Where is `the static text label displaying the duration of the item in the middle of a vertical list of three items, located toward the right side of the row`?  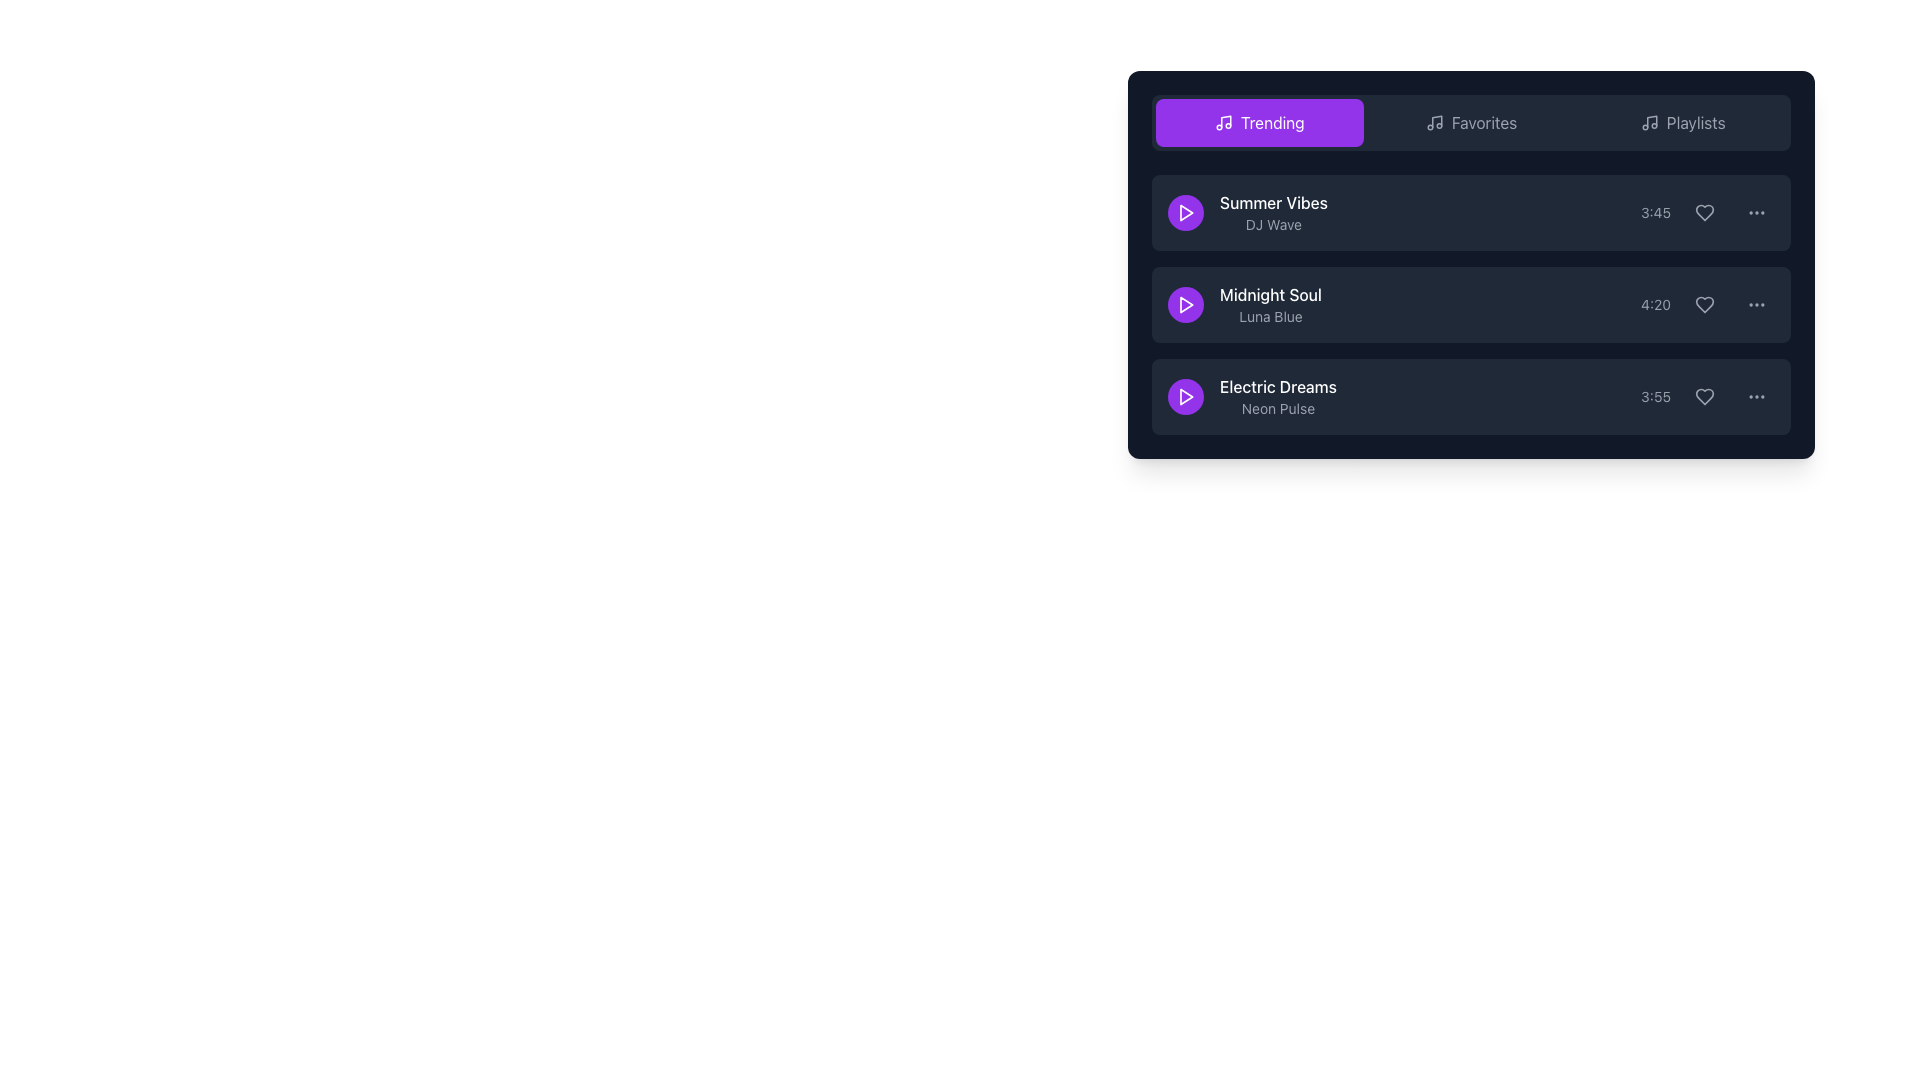
the static text label displaying the duration of the item in the middle of a vertical list of three items, located toward the right side of the row is located at coordinates (1656, 304).